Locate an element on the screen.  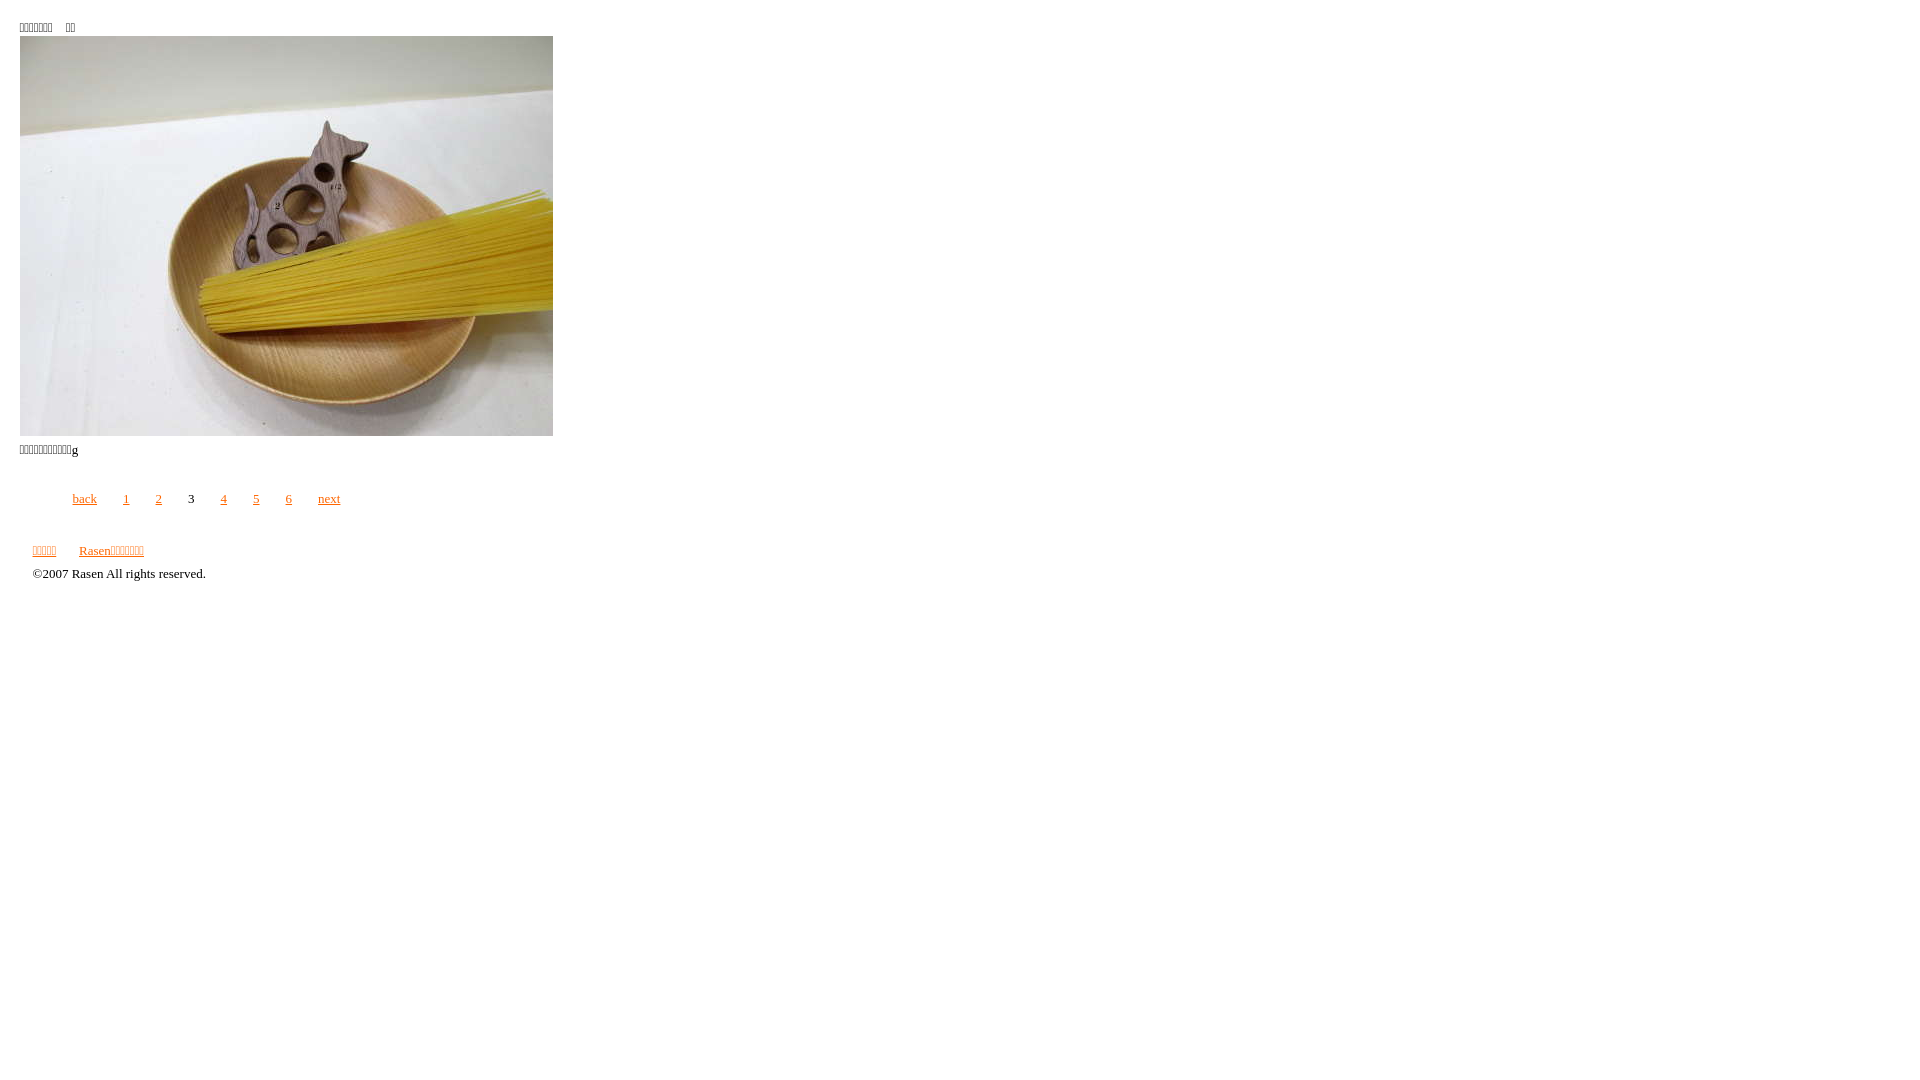
'1' is located at coordinates (125, 496).